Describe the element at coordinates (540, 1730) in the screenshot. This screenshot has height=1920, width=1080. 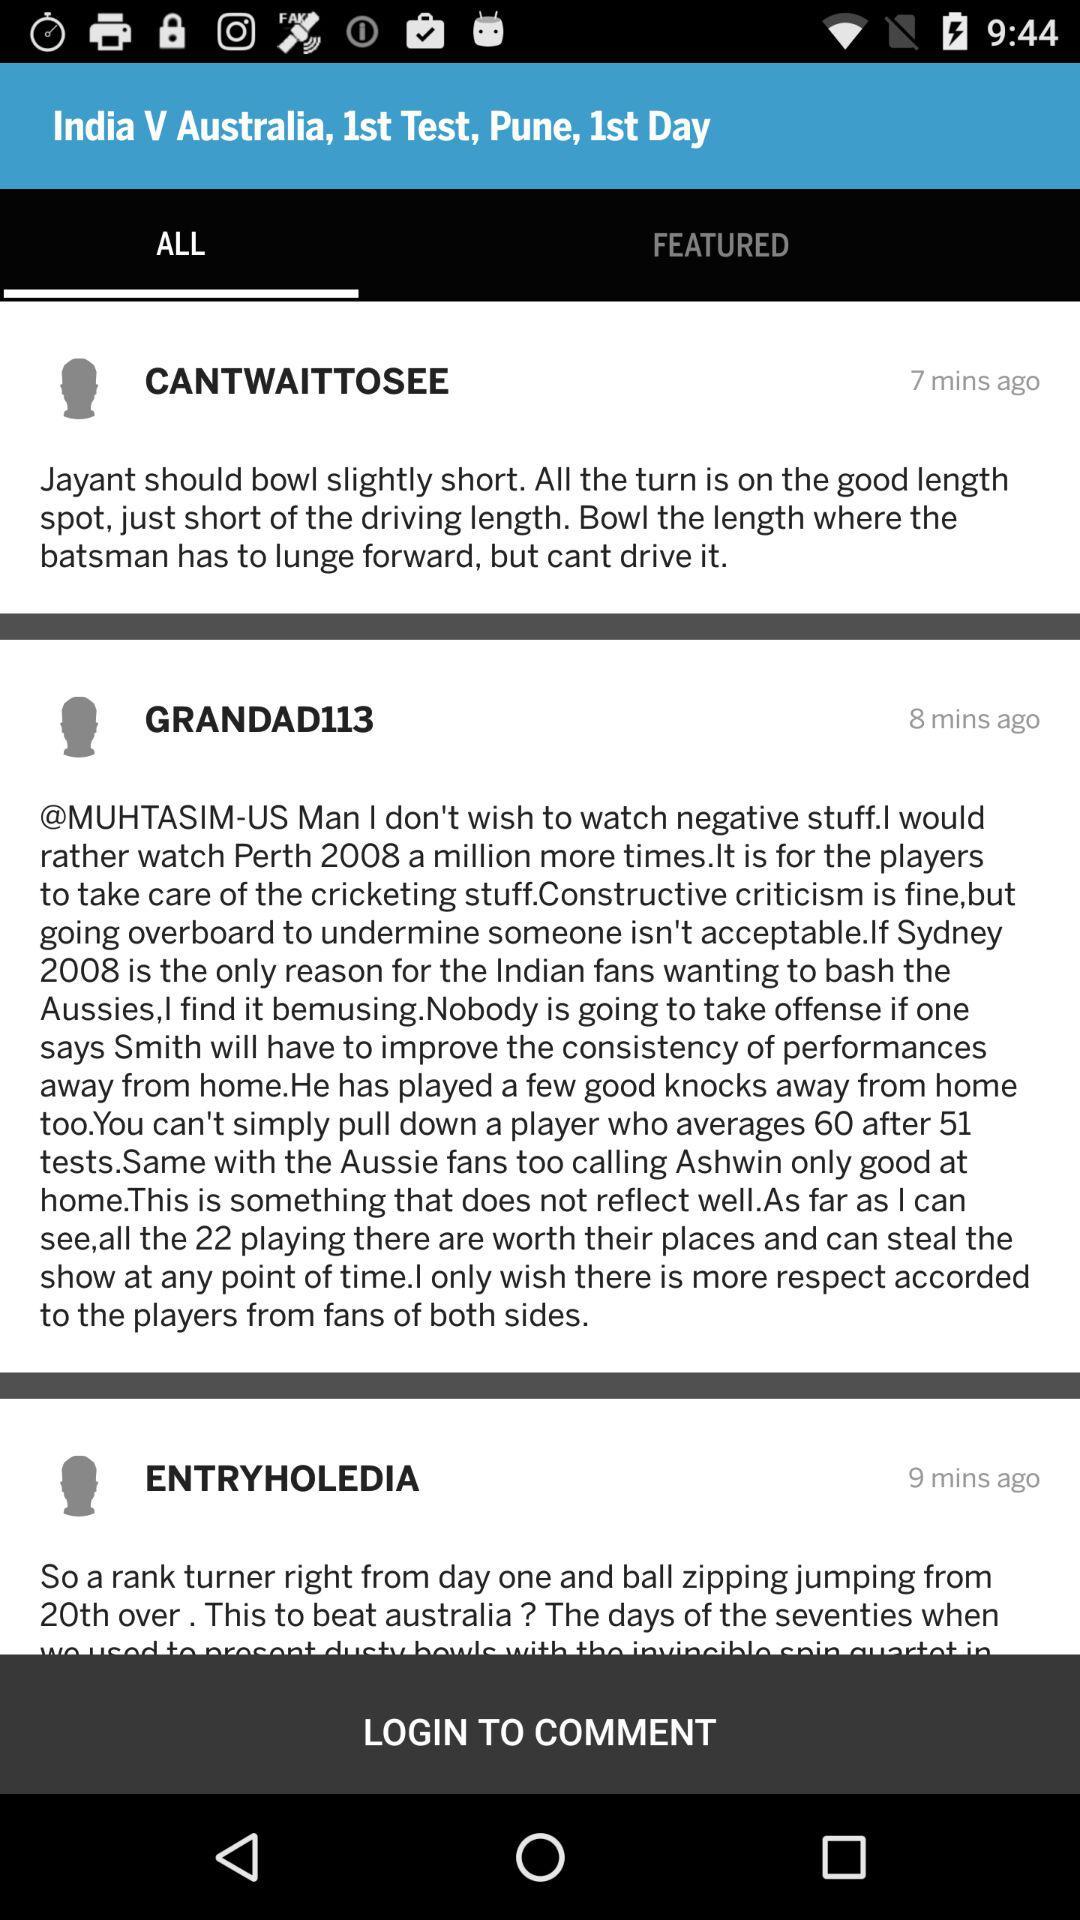
I see `item below the so a rank icon` at that location.